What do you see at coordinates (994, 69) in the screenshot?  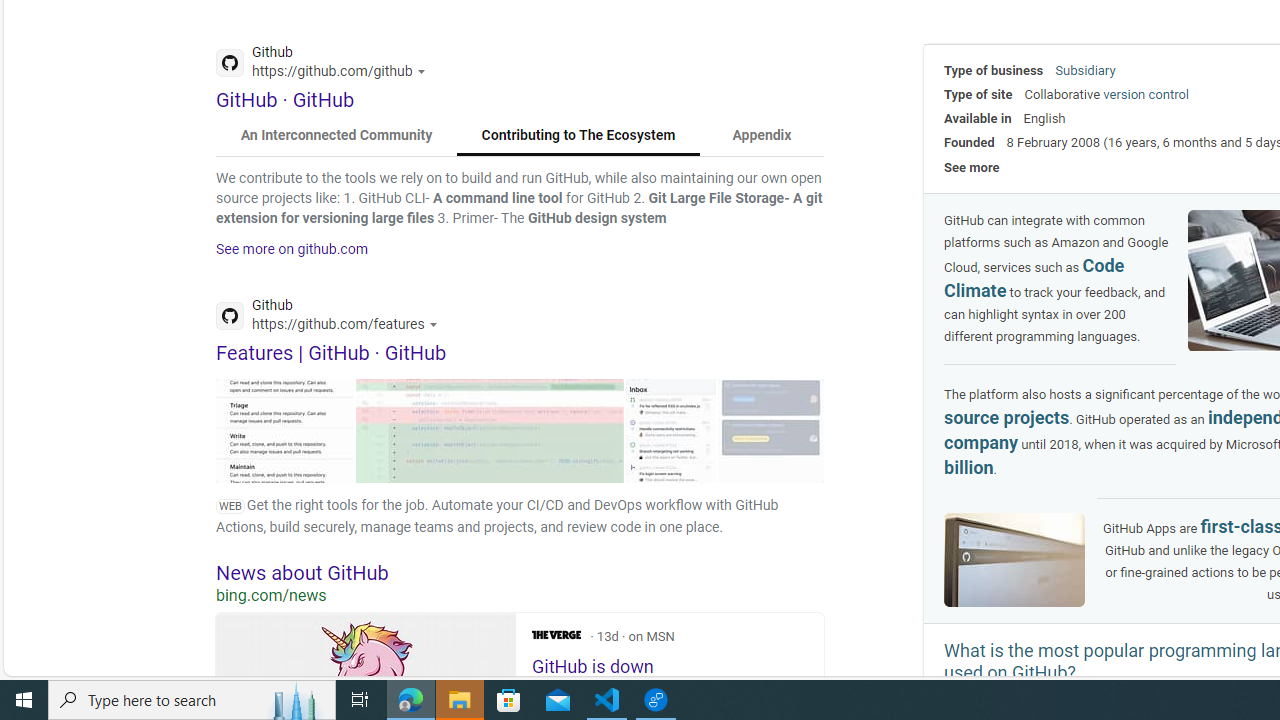 I see `'Type of business'` at bounding box center [994, 69].